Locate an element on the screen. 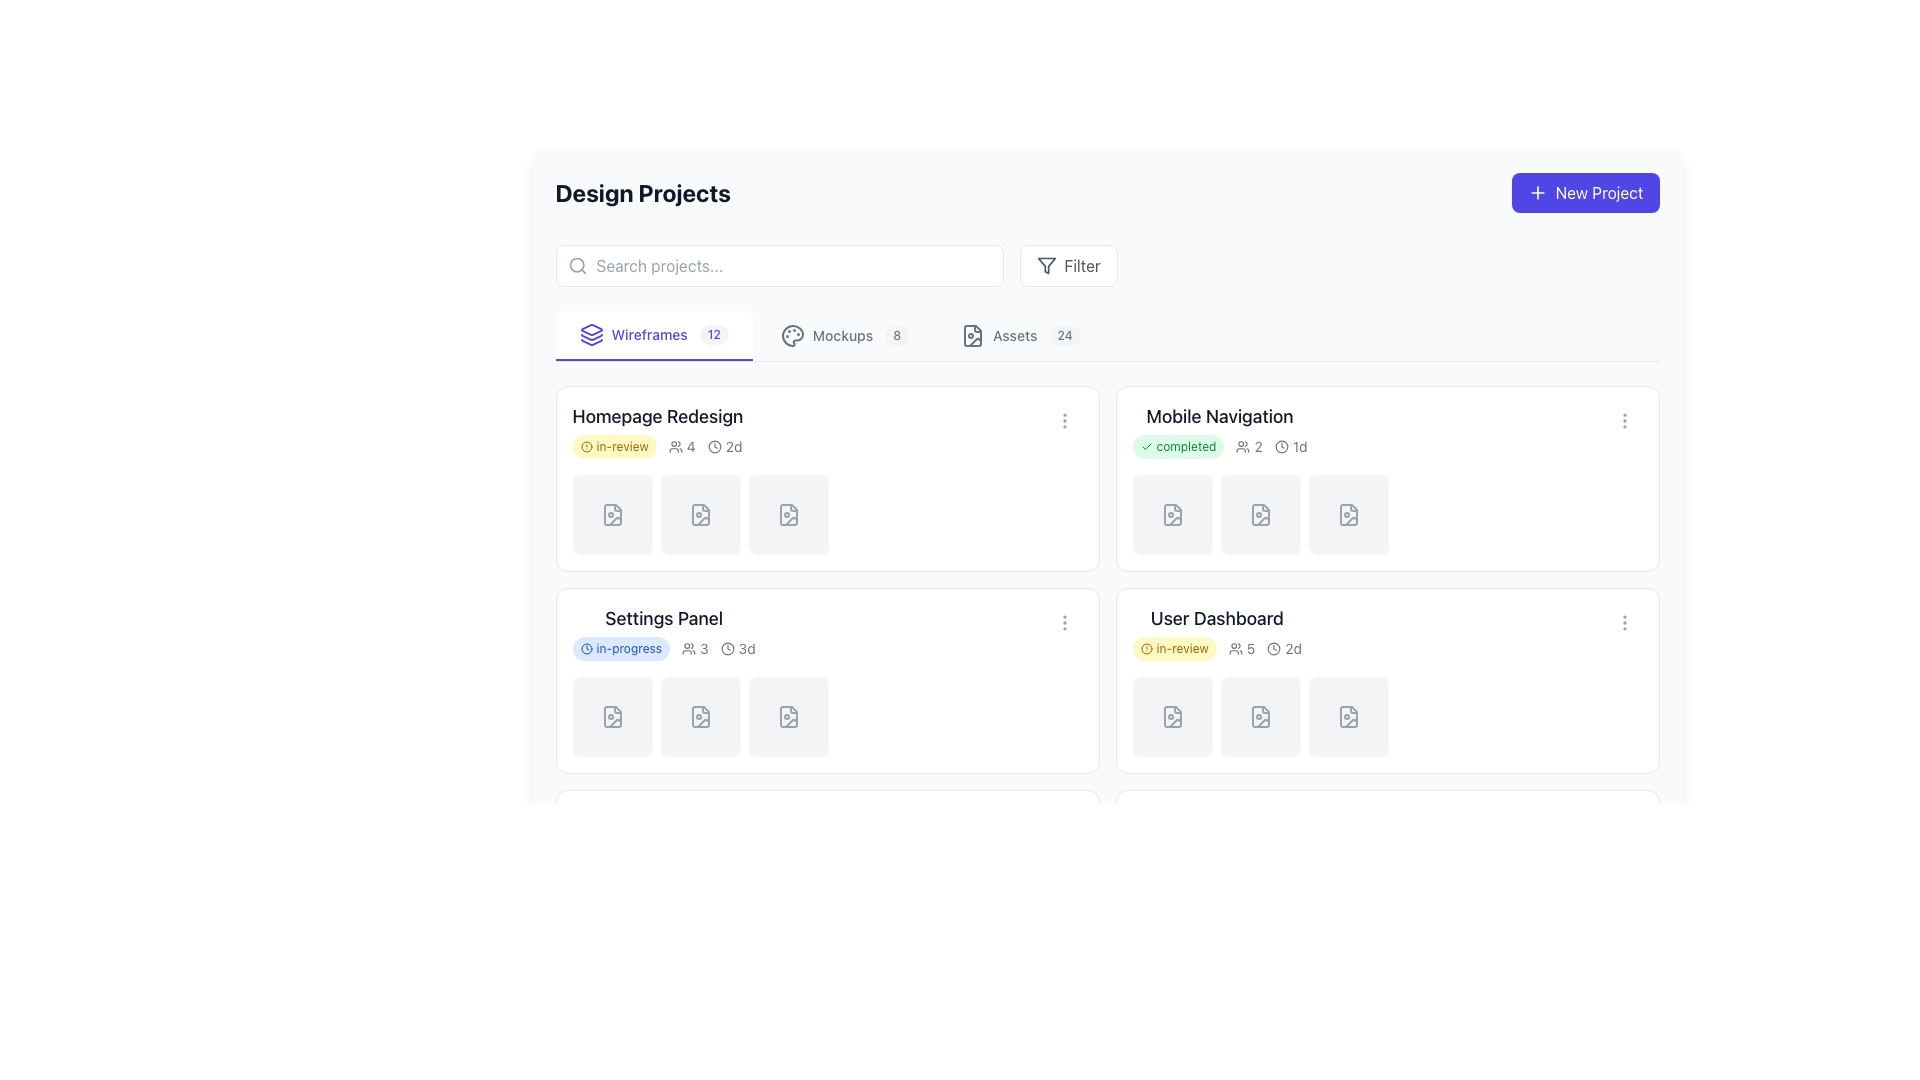 The height and width of the screenshot is (1080, 1920). informational label with the user icon and the numeral '3', located in the Settings Panel card, adjacent to the 'in-progress' label is located at coordinates (695, 648).